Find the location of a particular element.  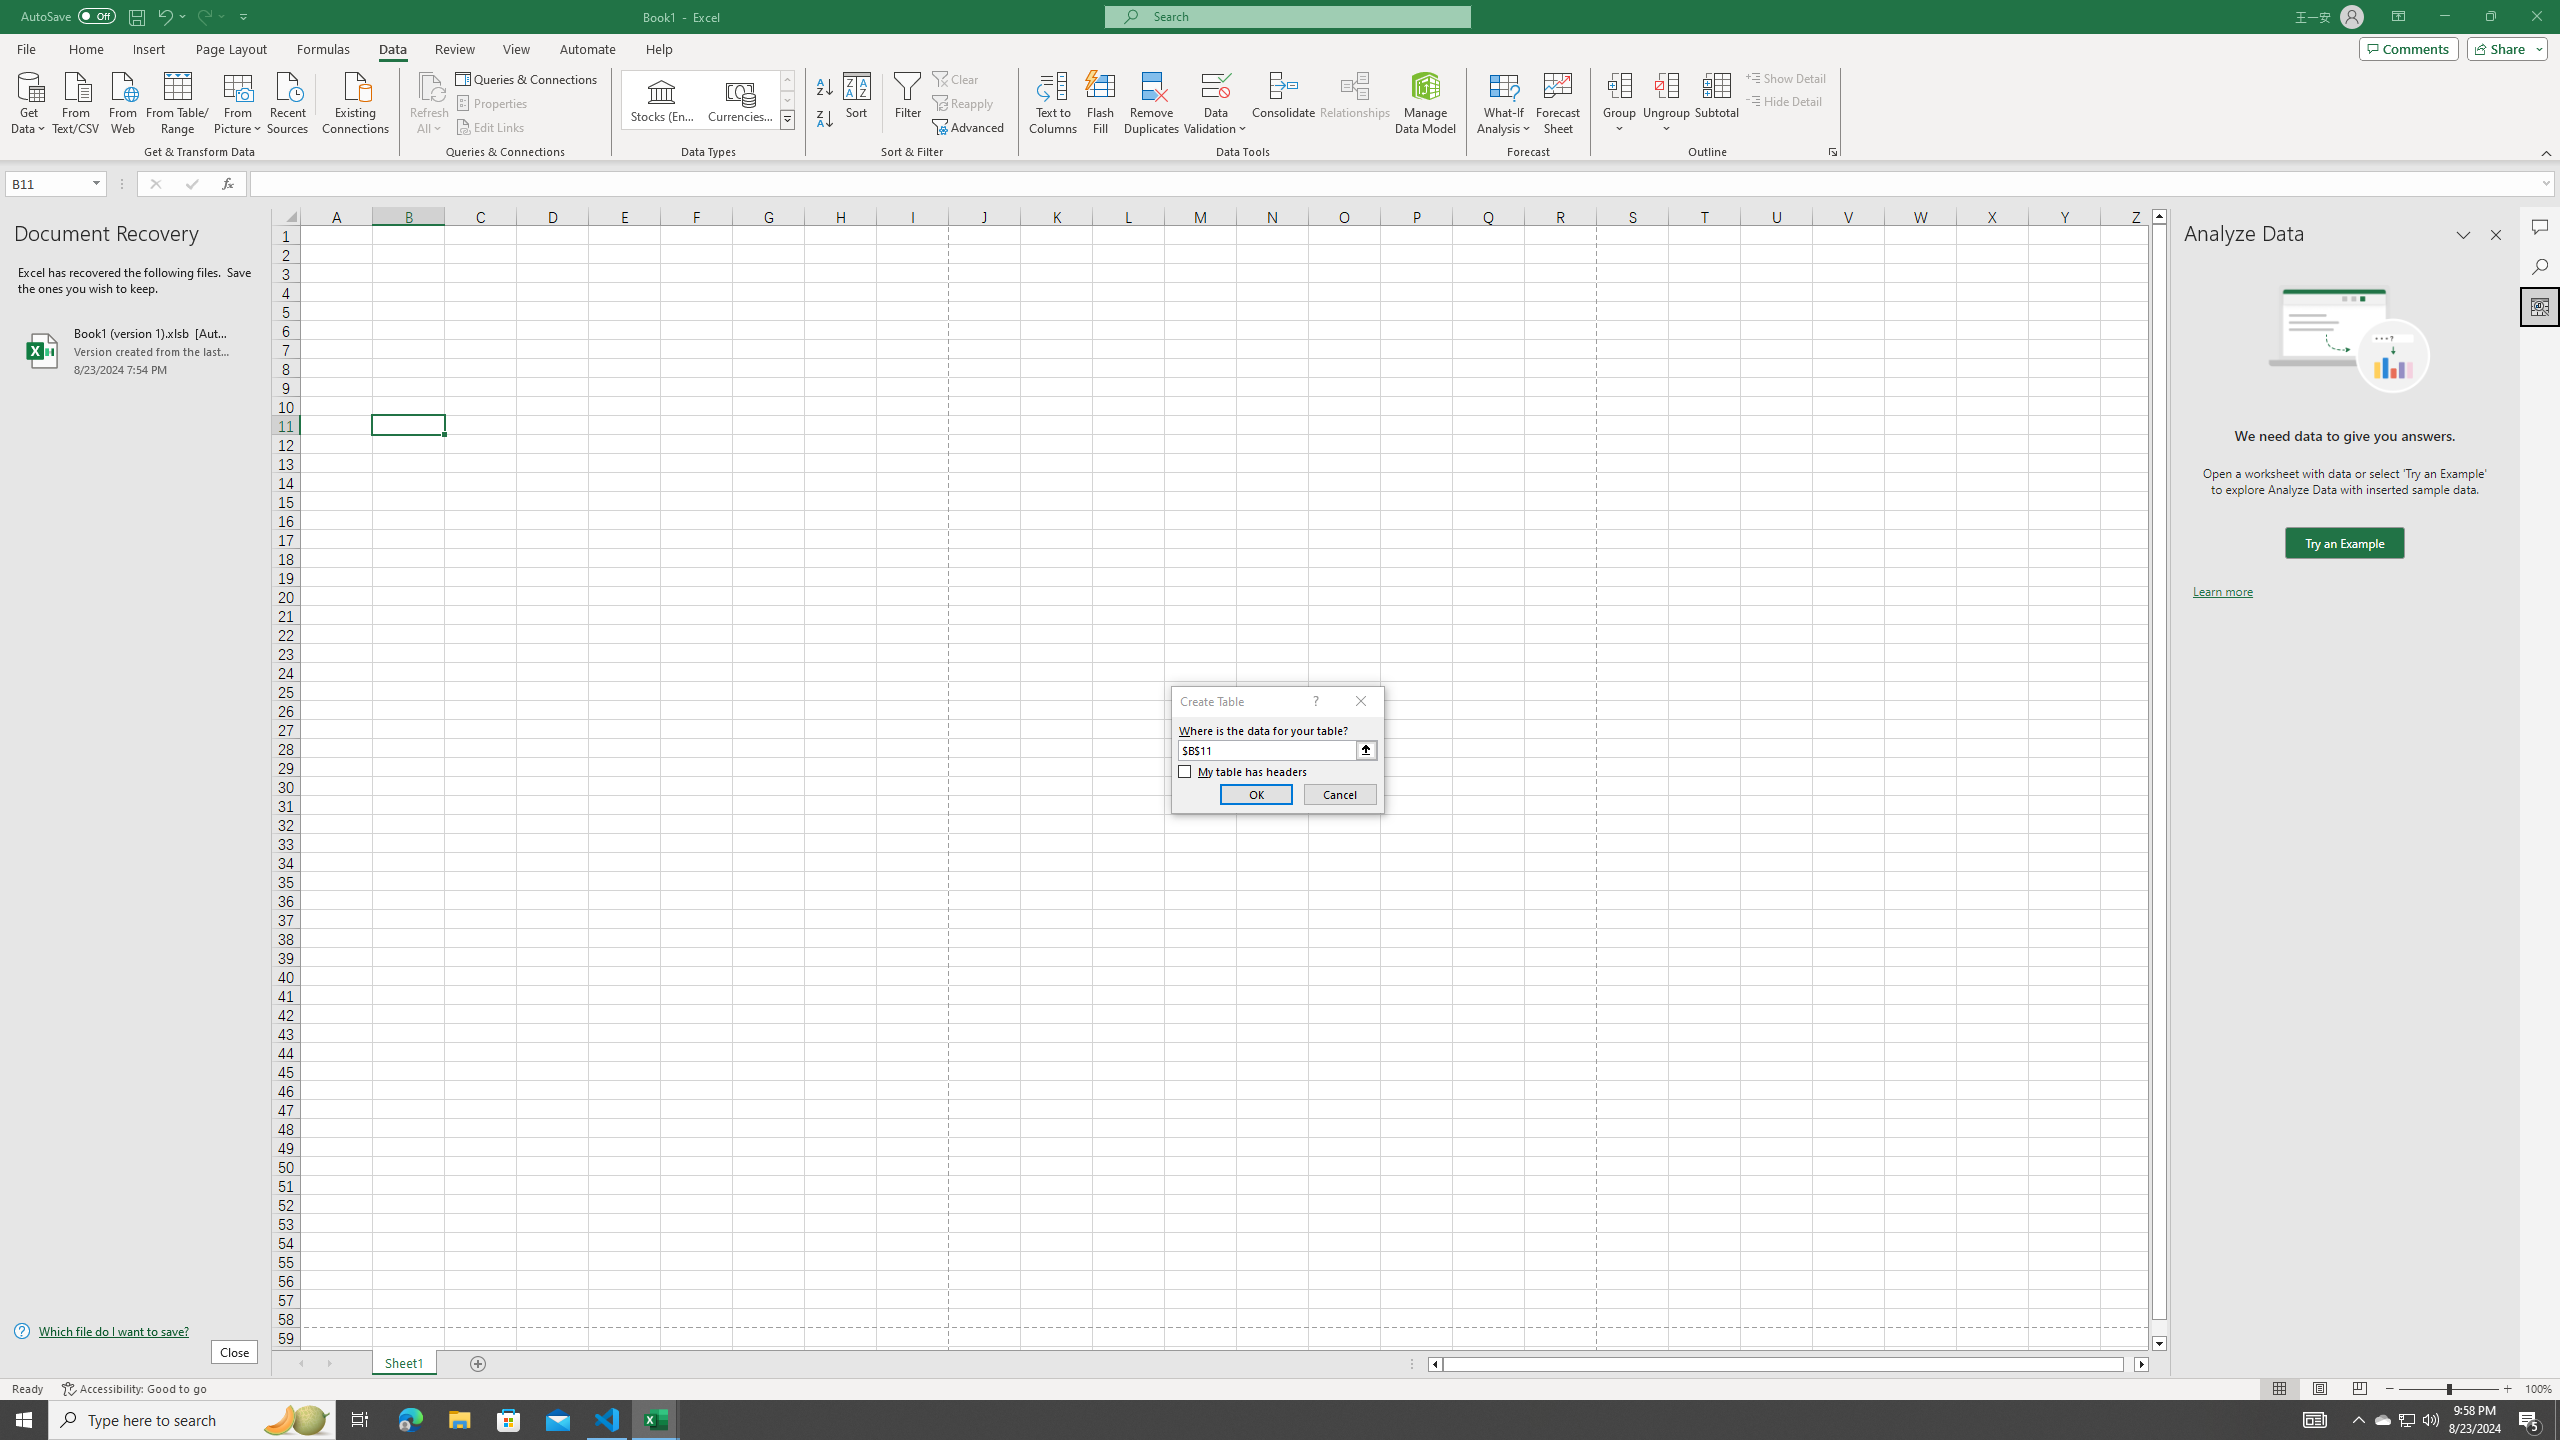

'Reapply' is located at coordinates (965, 103).